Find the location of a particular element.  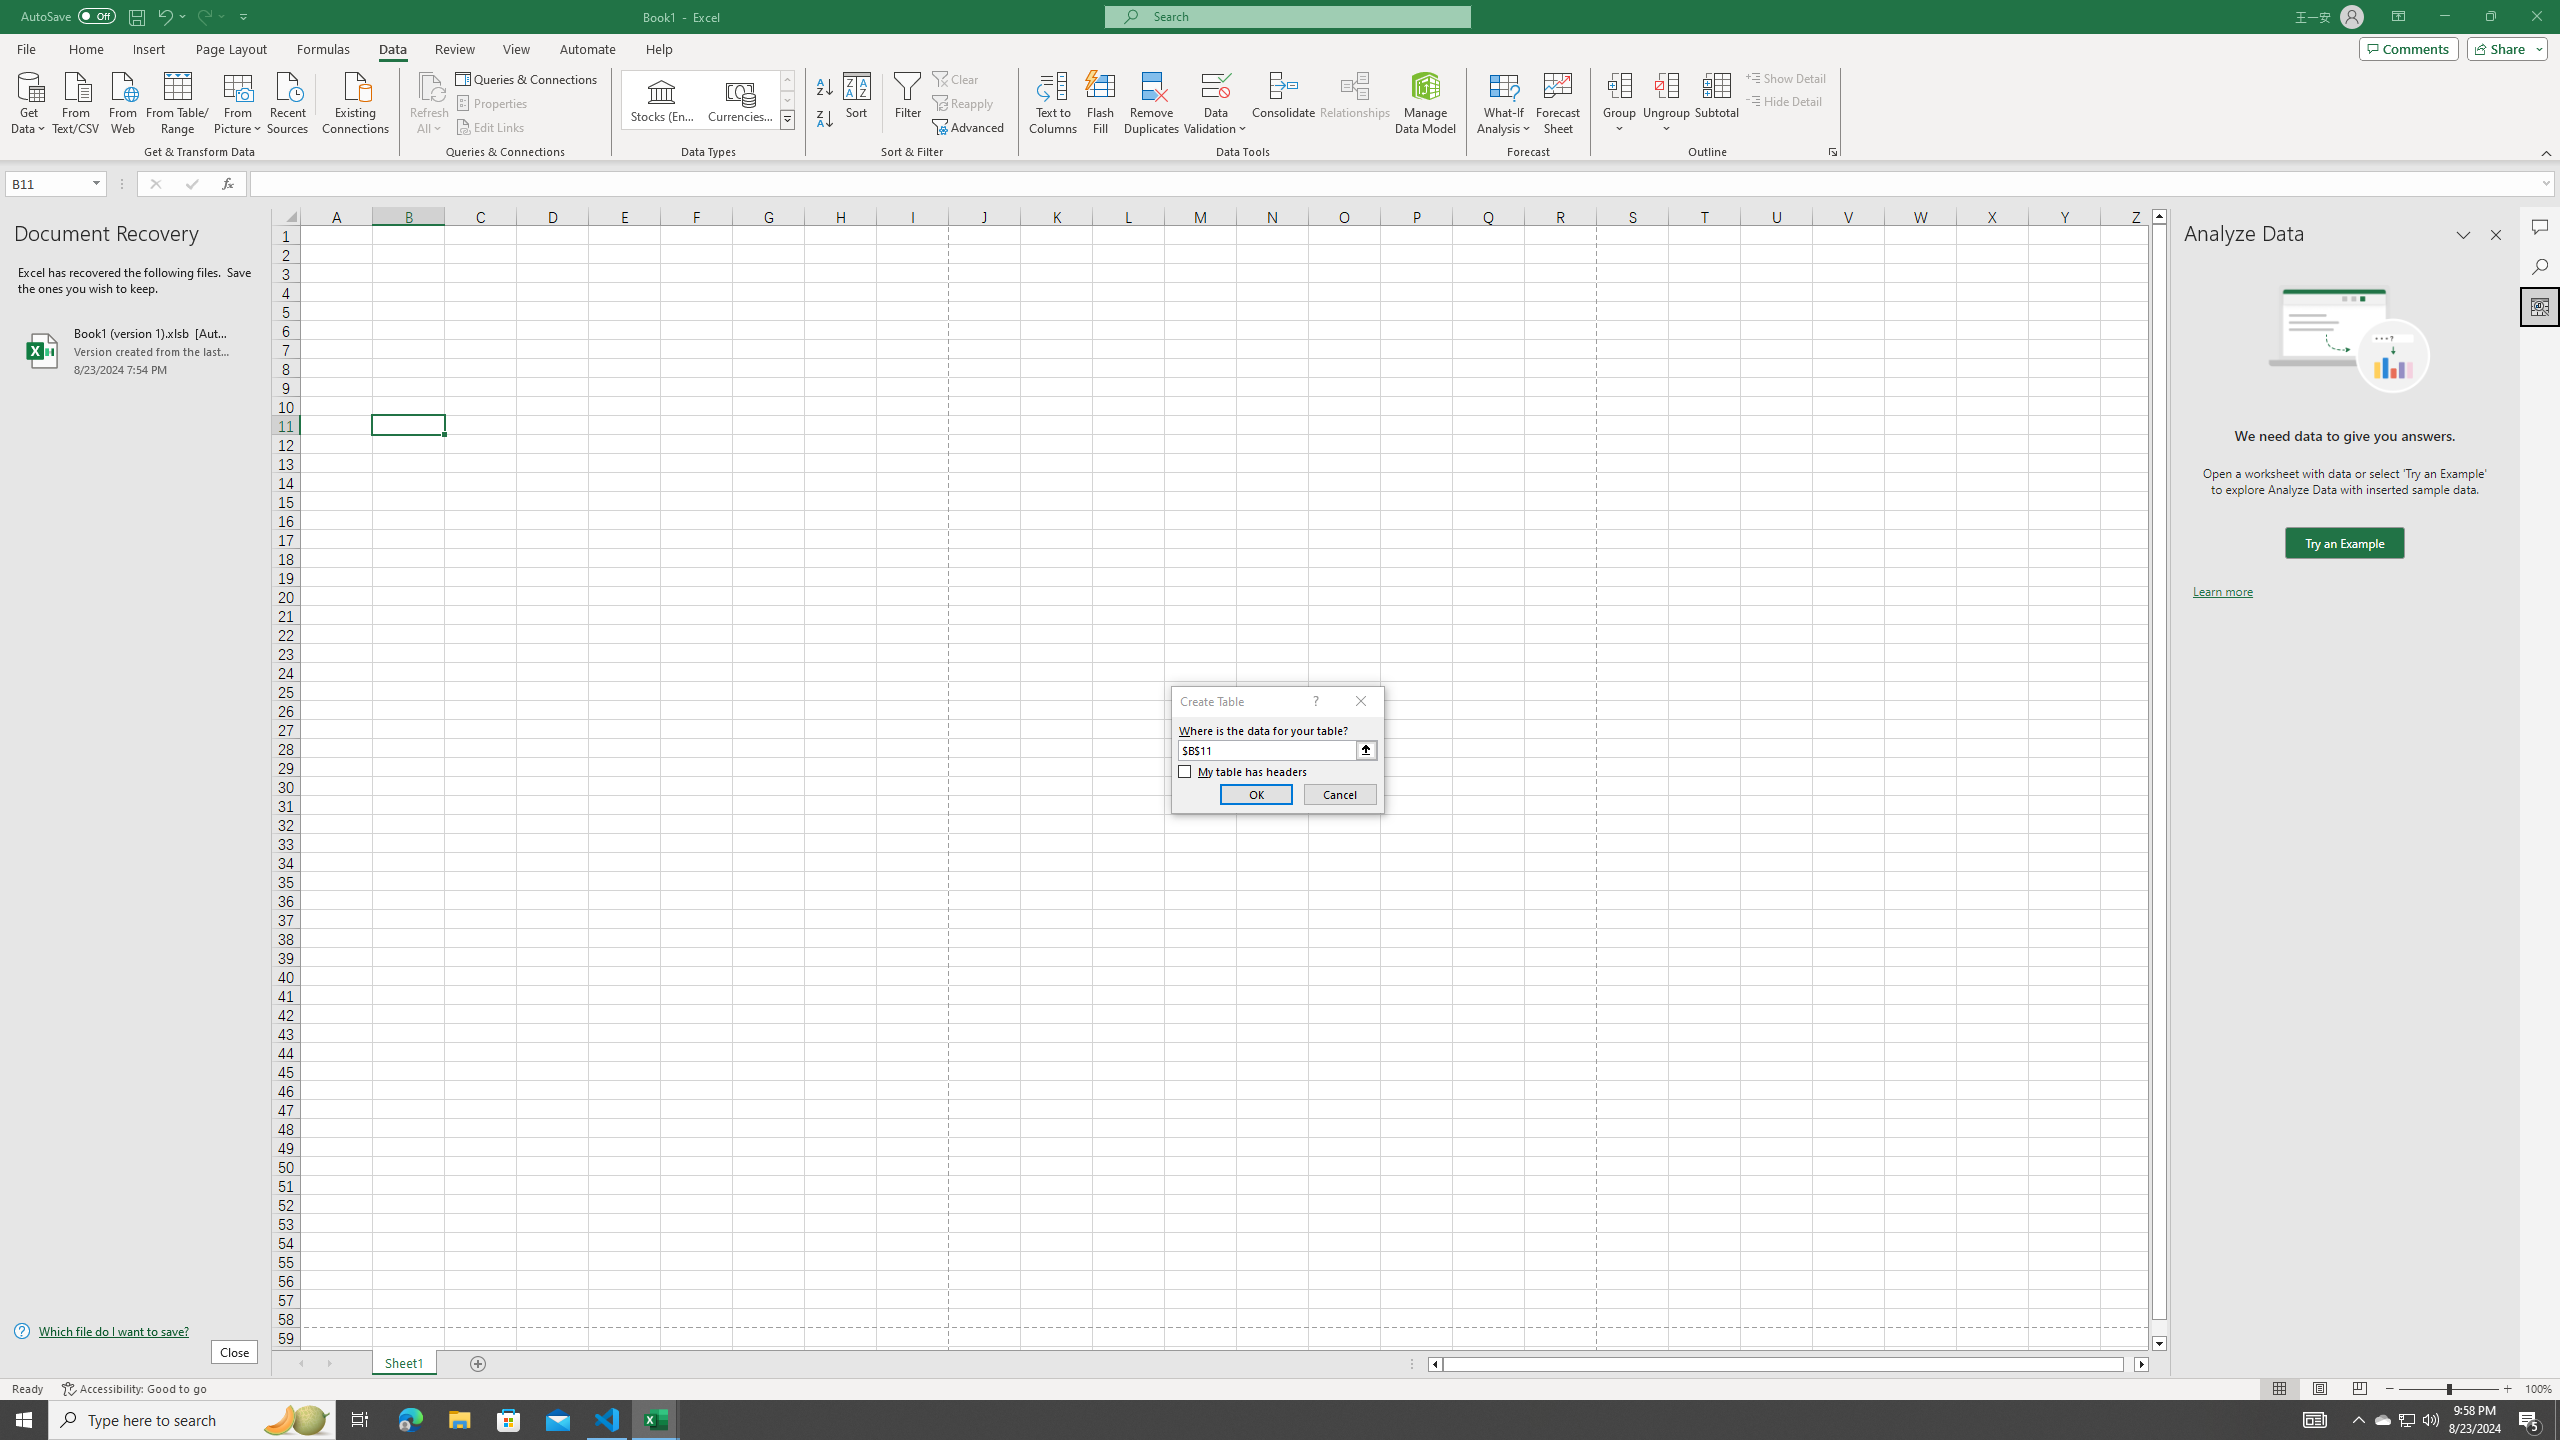

'Reapply' is located at coordinates (965, 103).